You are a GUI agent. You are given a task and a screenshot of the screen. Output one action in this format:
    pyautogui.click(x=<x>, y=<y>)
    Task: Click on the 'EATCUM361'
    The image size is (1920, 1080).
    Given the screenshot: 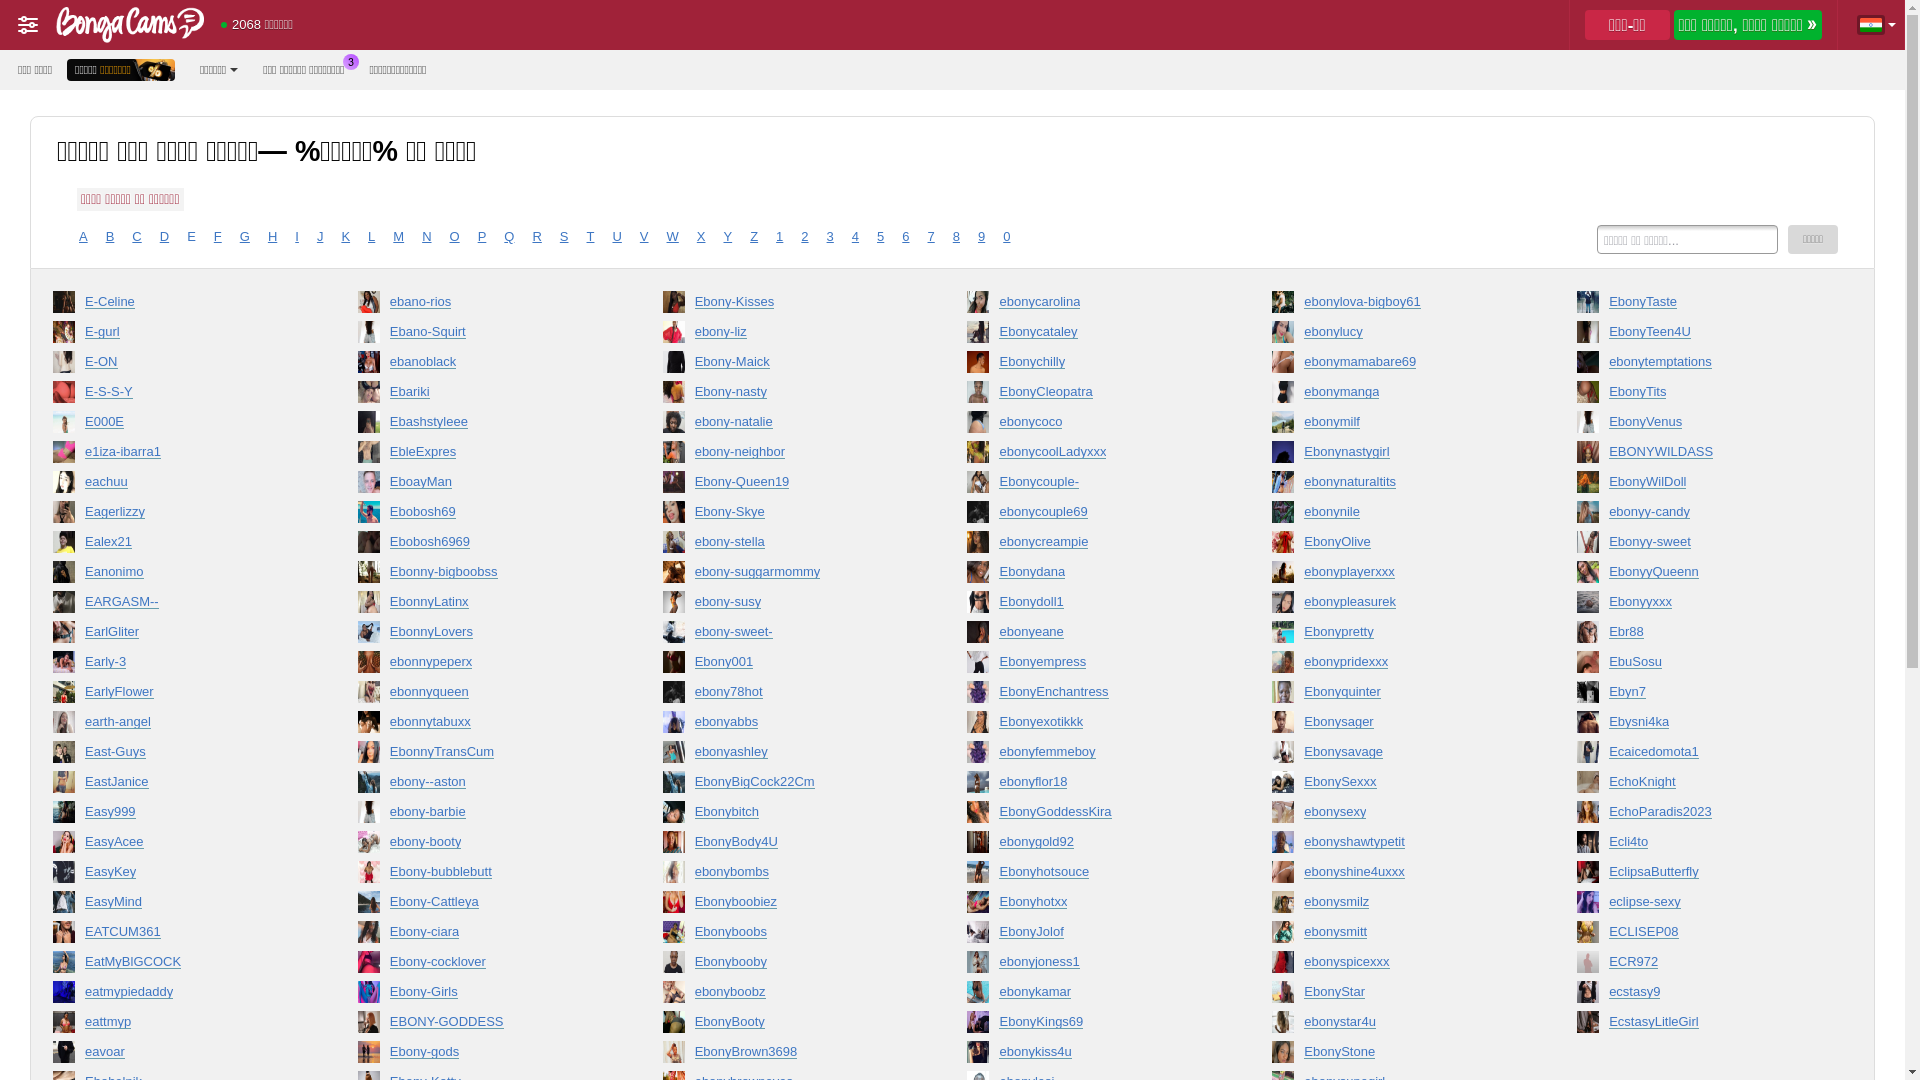 What is the action you would take?
    pyautogui.click(x=52, y=936)
    